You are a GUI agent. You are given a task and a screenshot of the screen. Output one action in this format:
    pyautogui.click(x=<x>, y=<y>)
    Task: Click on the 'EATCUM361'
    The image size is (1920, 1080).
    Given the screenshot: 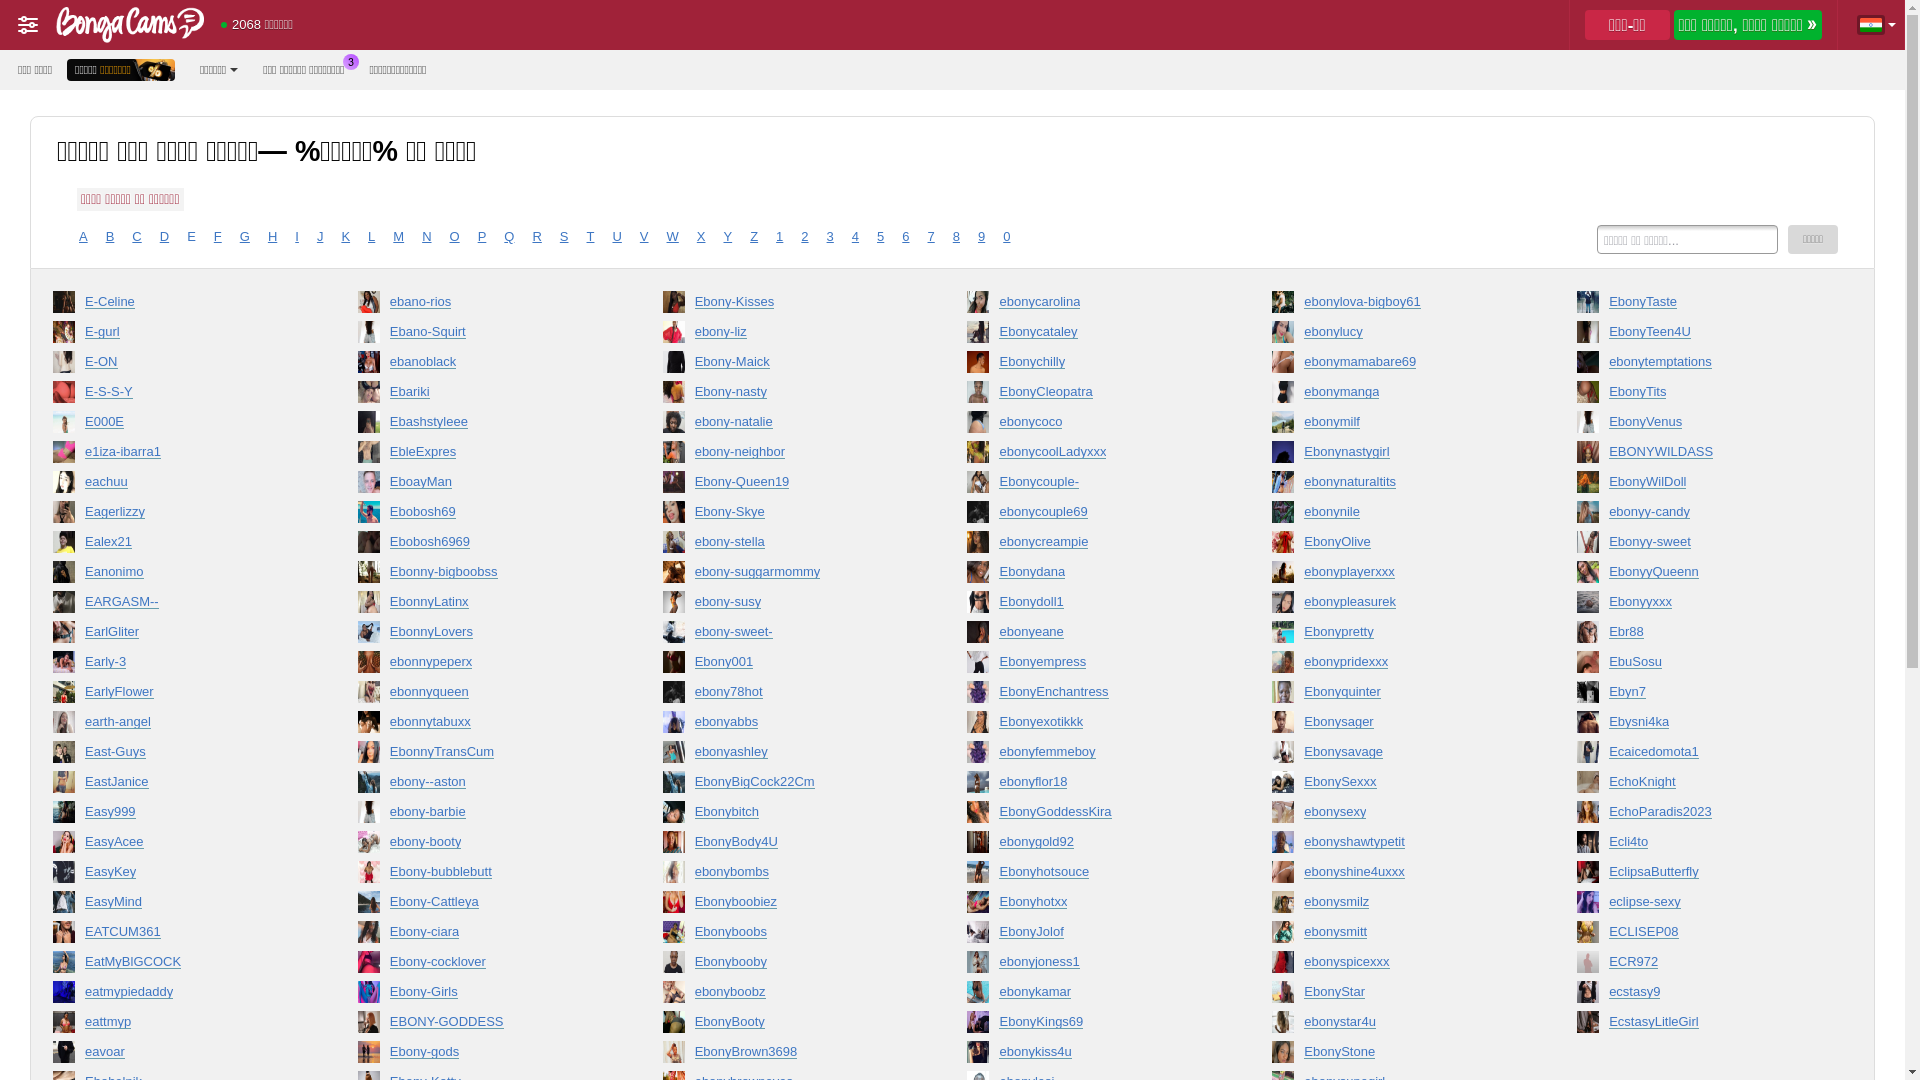 What is the action you would take?
    pyautogui.click(x=52, y=936)
    